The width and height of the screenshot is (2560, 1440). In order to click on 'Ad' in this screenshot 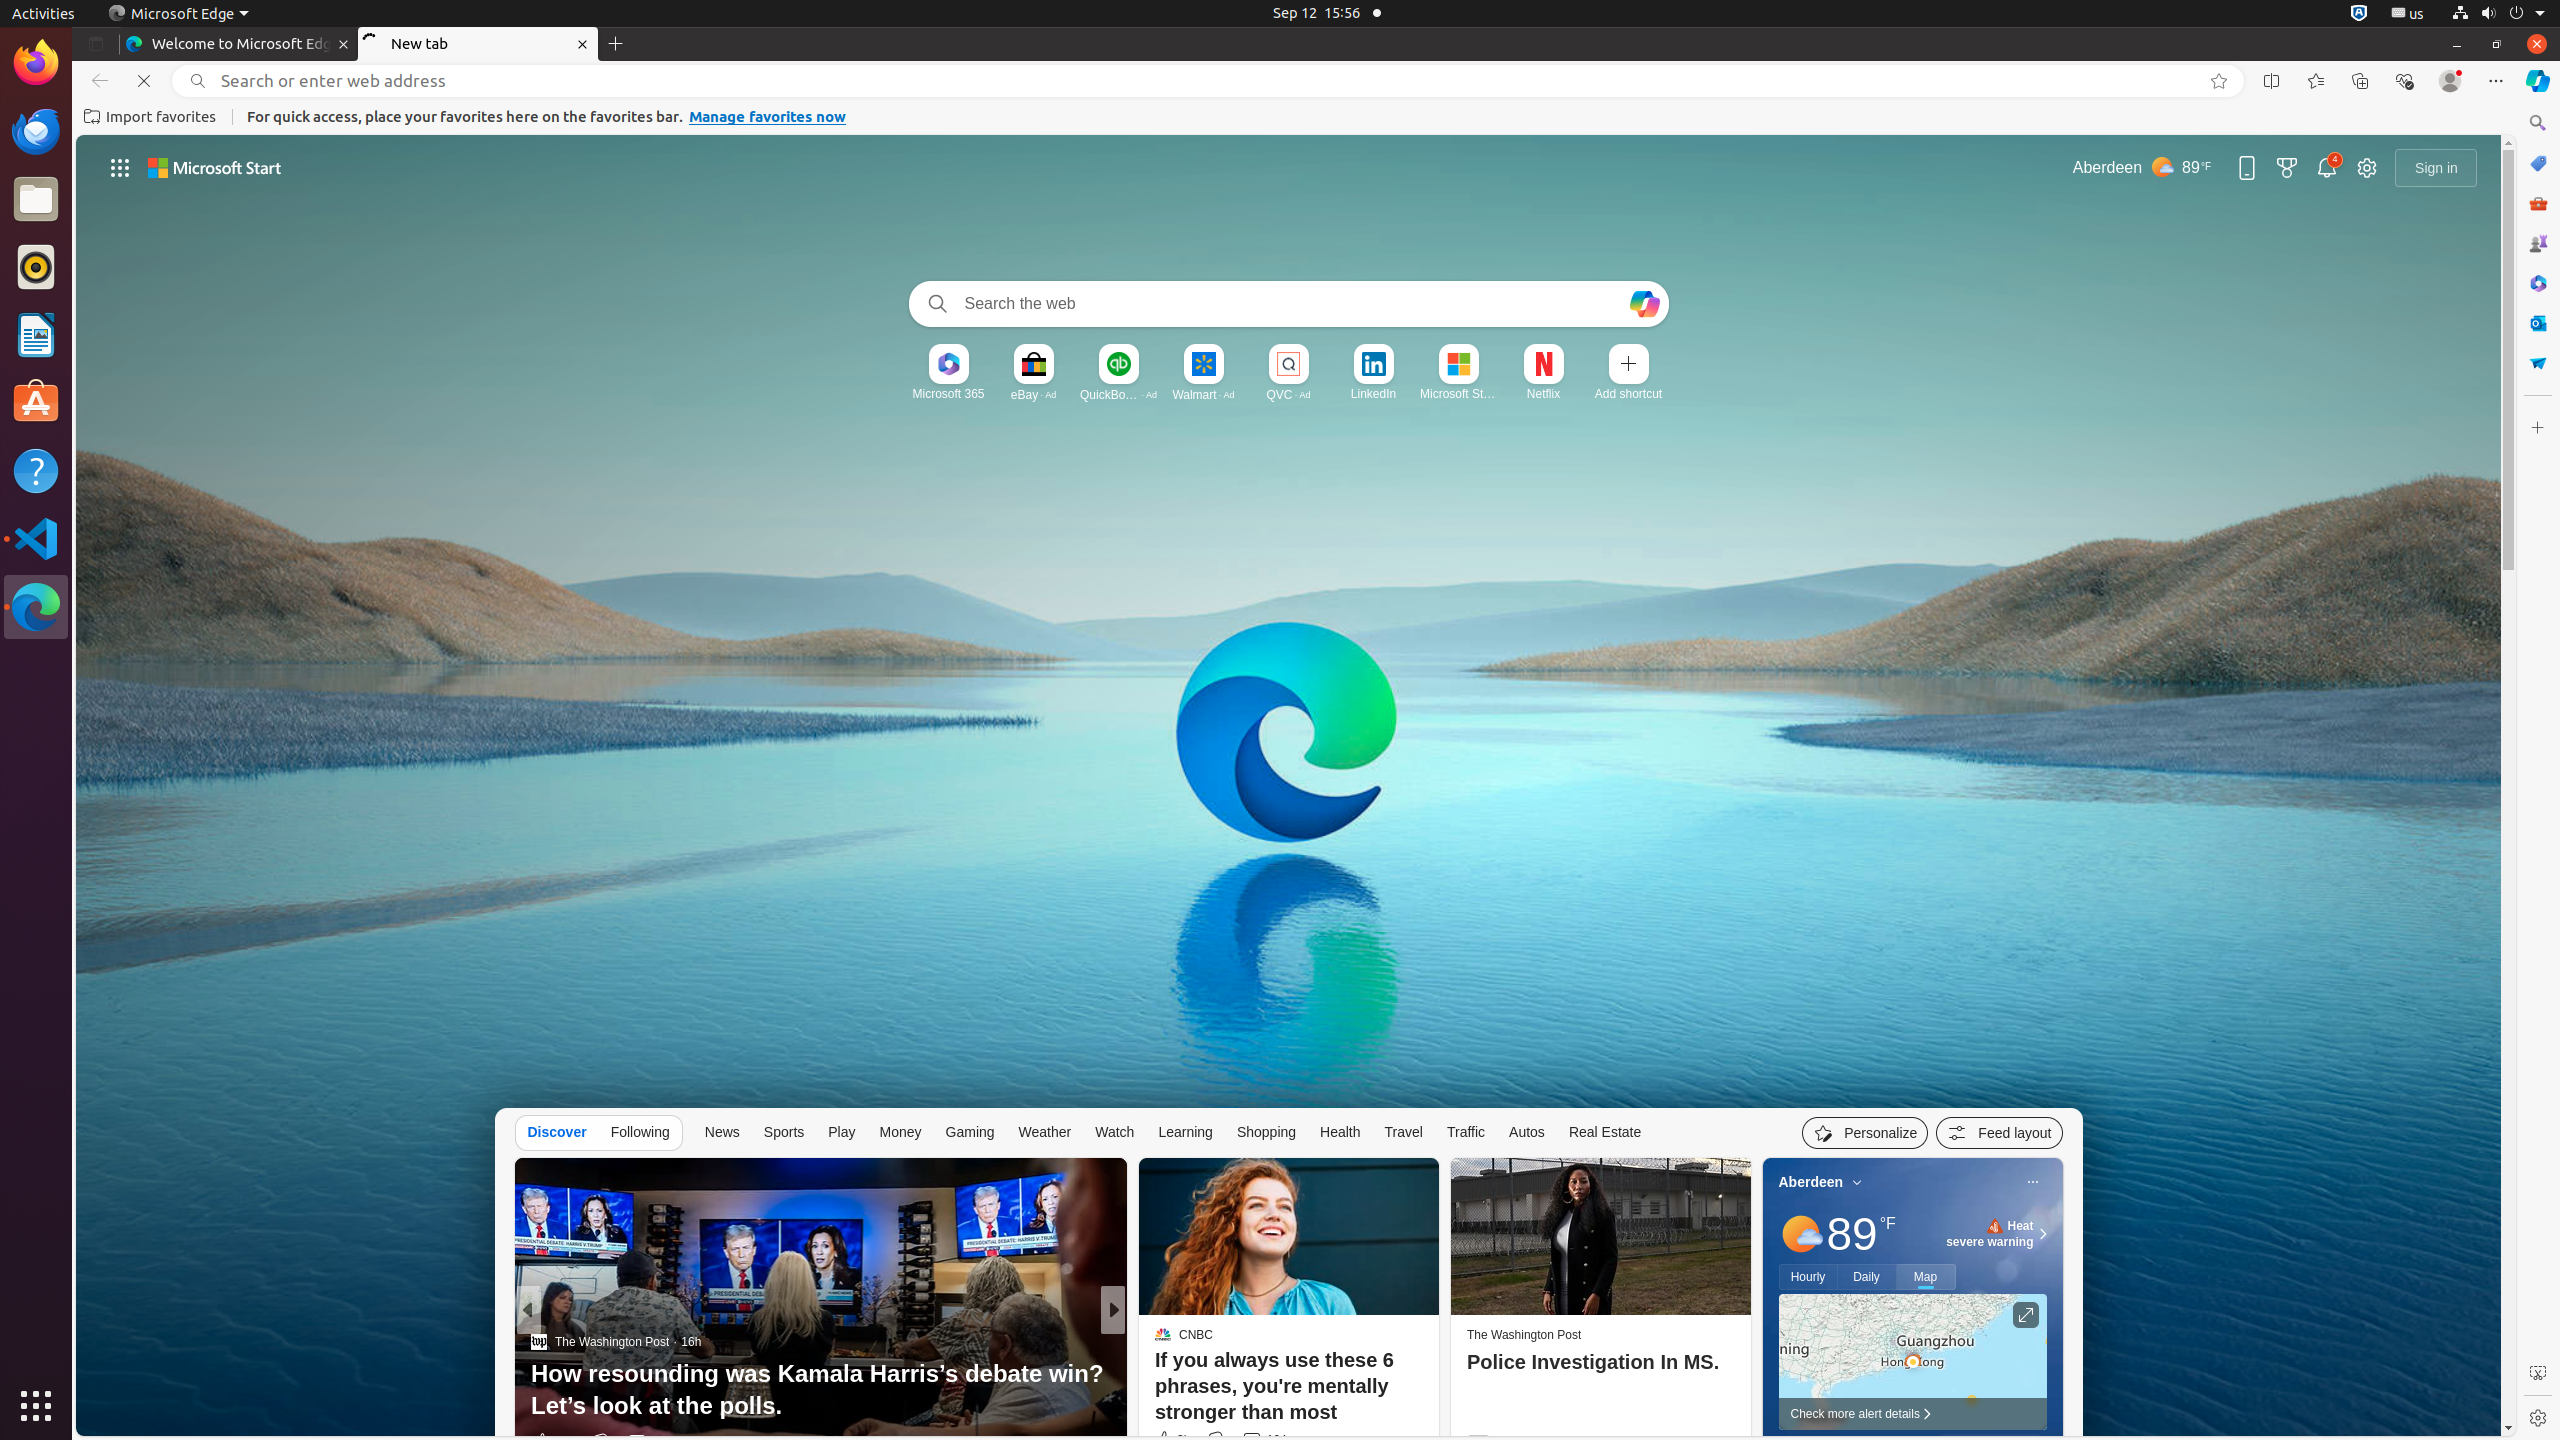, I will do `click(1049, 394)`.